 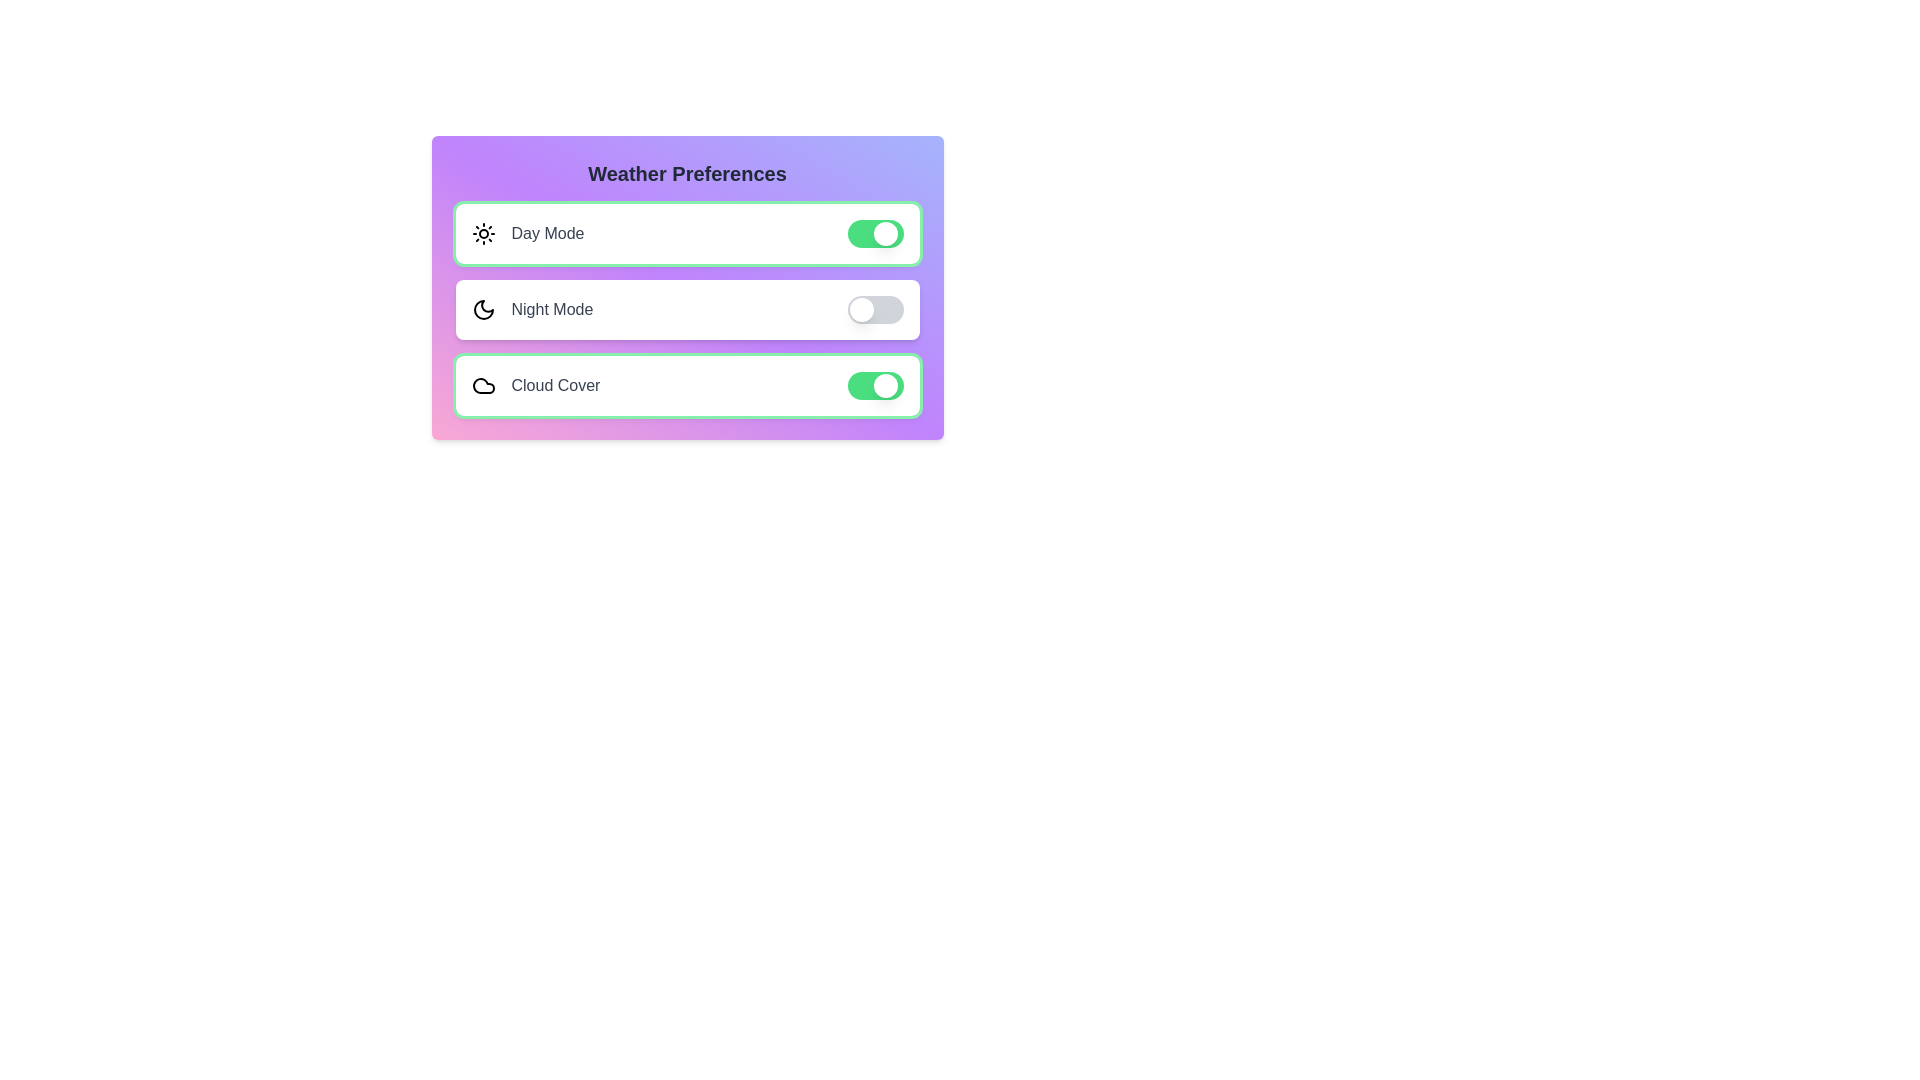 I want to click on the title text 'Weather Preferences' to select it, so click(x=687, y=172).